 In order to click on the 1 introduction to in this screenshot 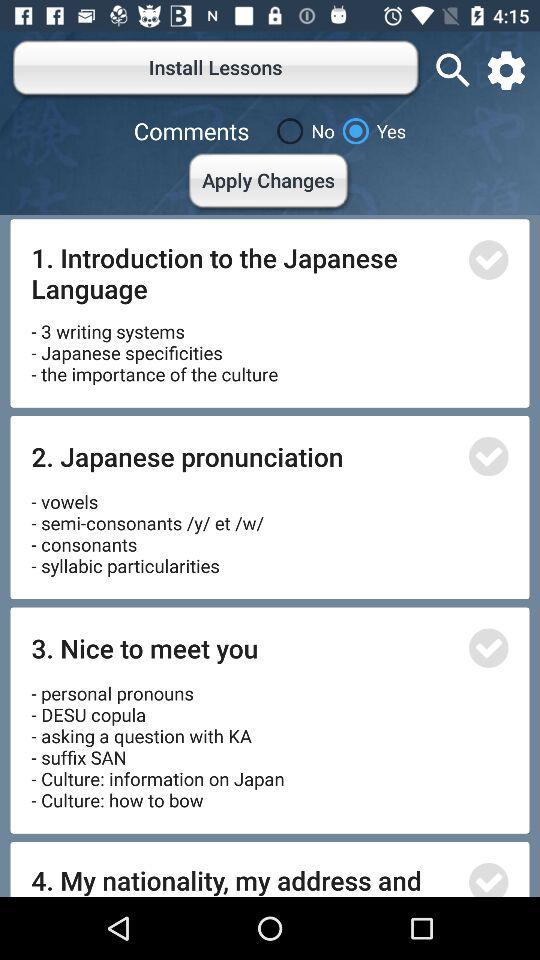, I will do `click(243, 272)`.